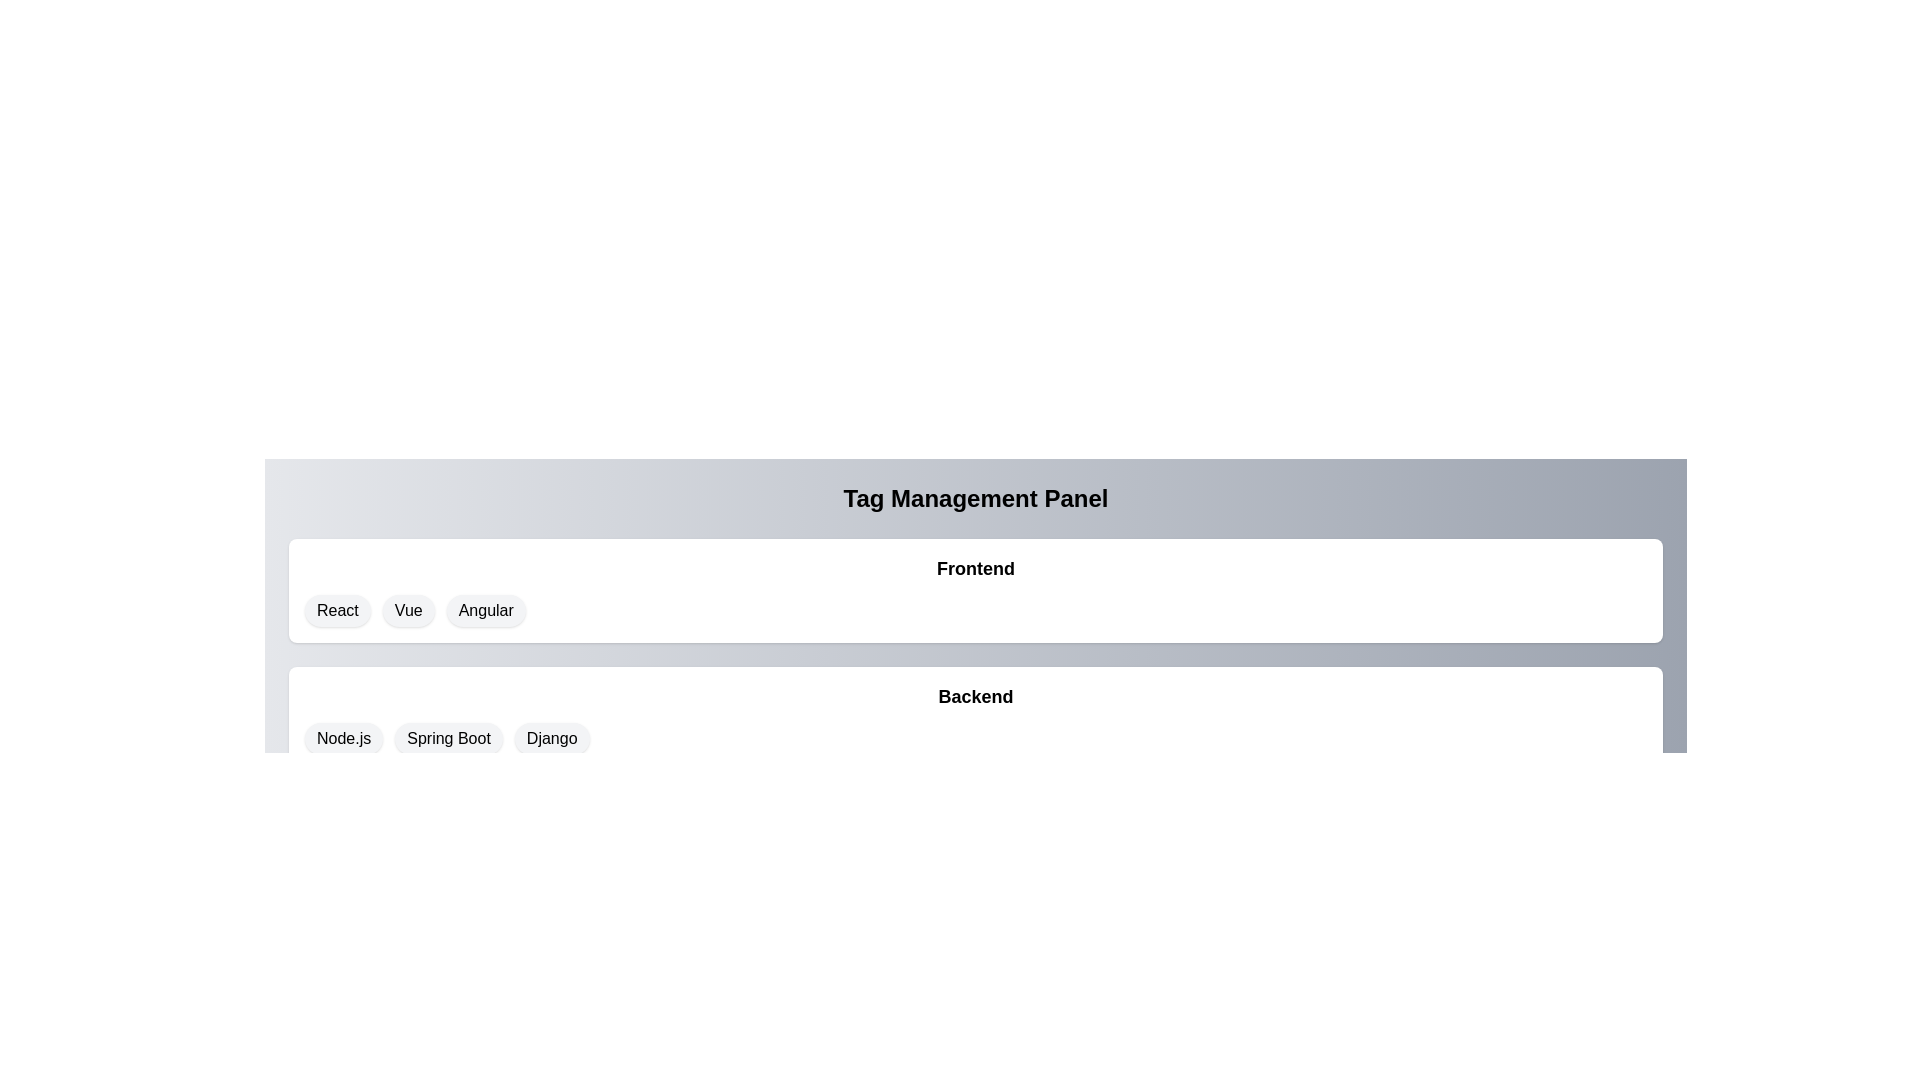  I want to click on the 'Spring Boot' button, which is the second button in a horizontal group of three buttons, so click(448, 739).